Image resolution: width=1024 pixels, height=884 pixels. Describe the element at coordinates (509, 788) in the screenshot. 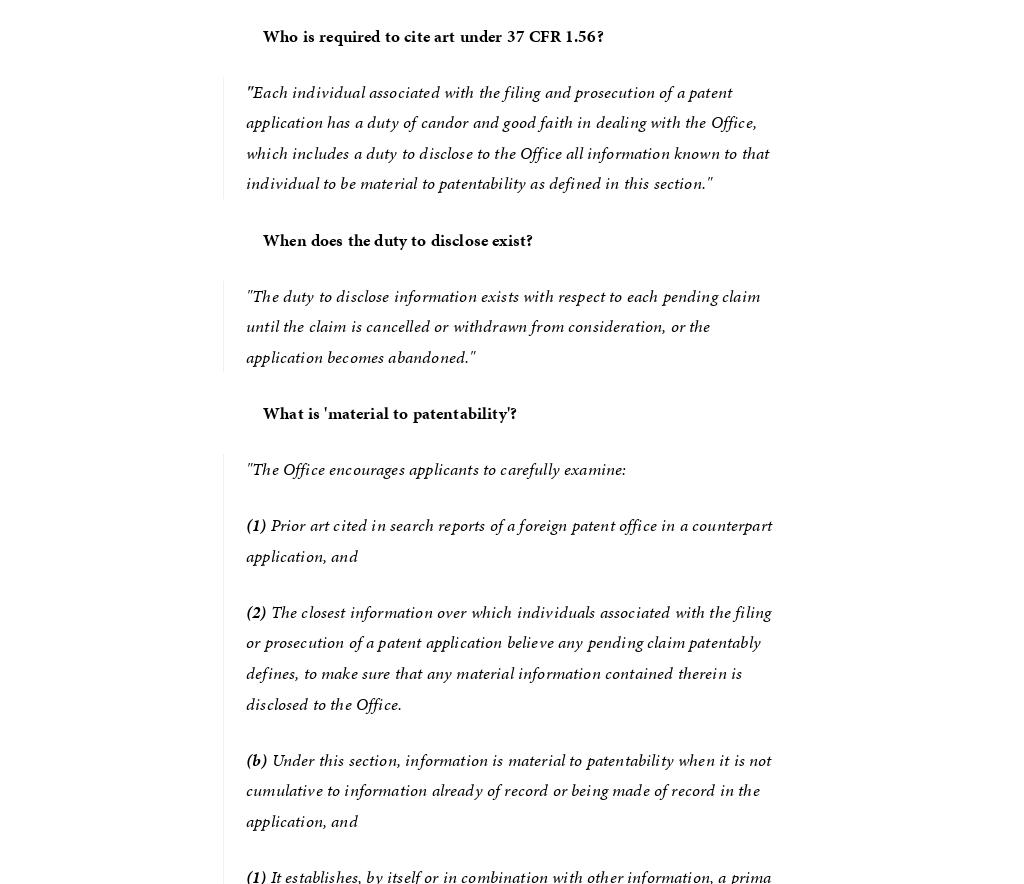

I see `'Under this section, information is material to patentability when it is not cumulative to information already of record or being made of record in the application, and'` at that location.